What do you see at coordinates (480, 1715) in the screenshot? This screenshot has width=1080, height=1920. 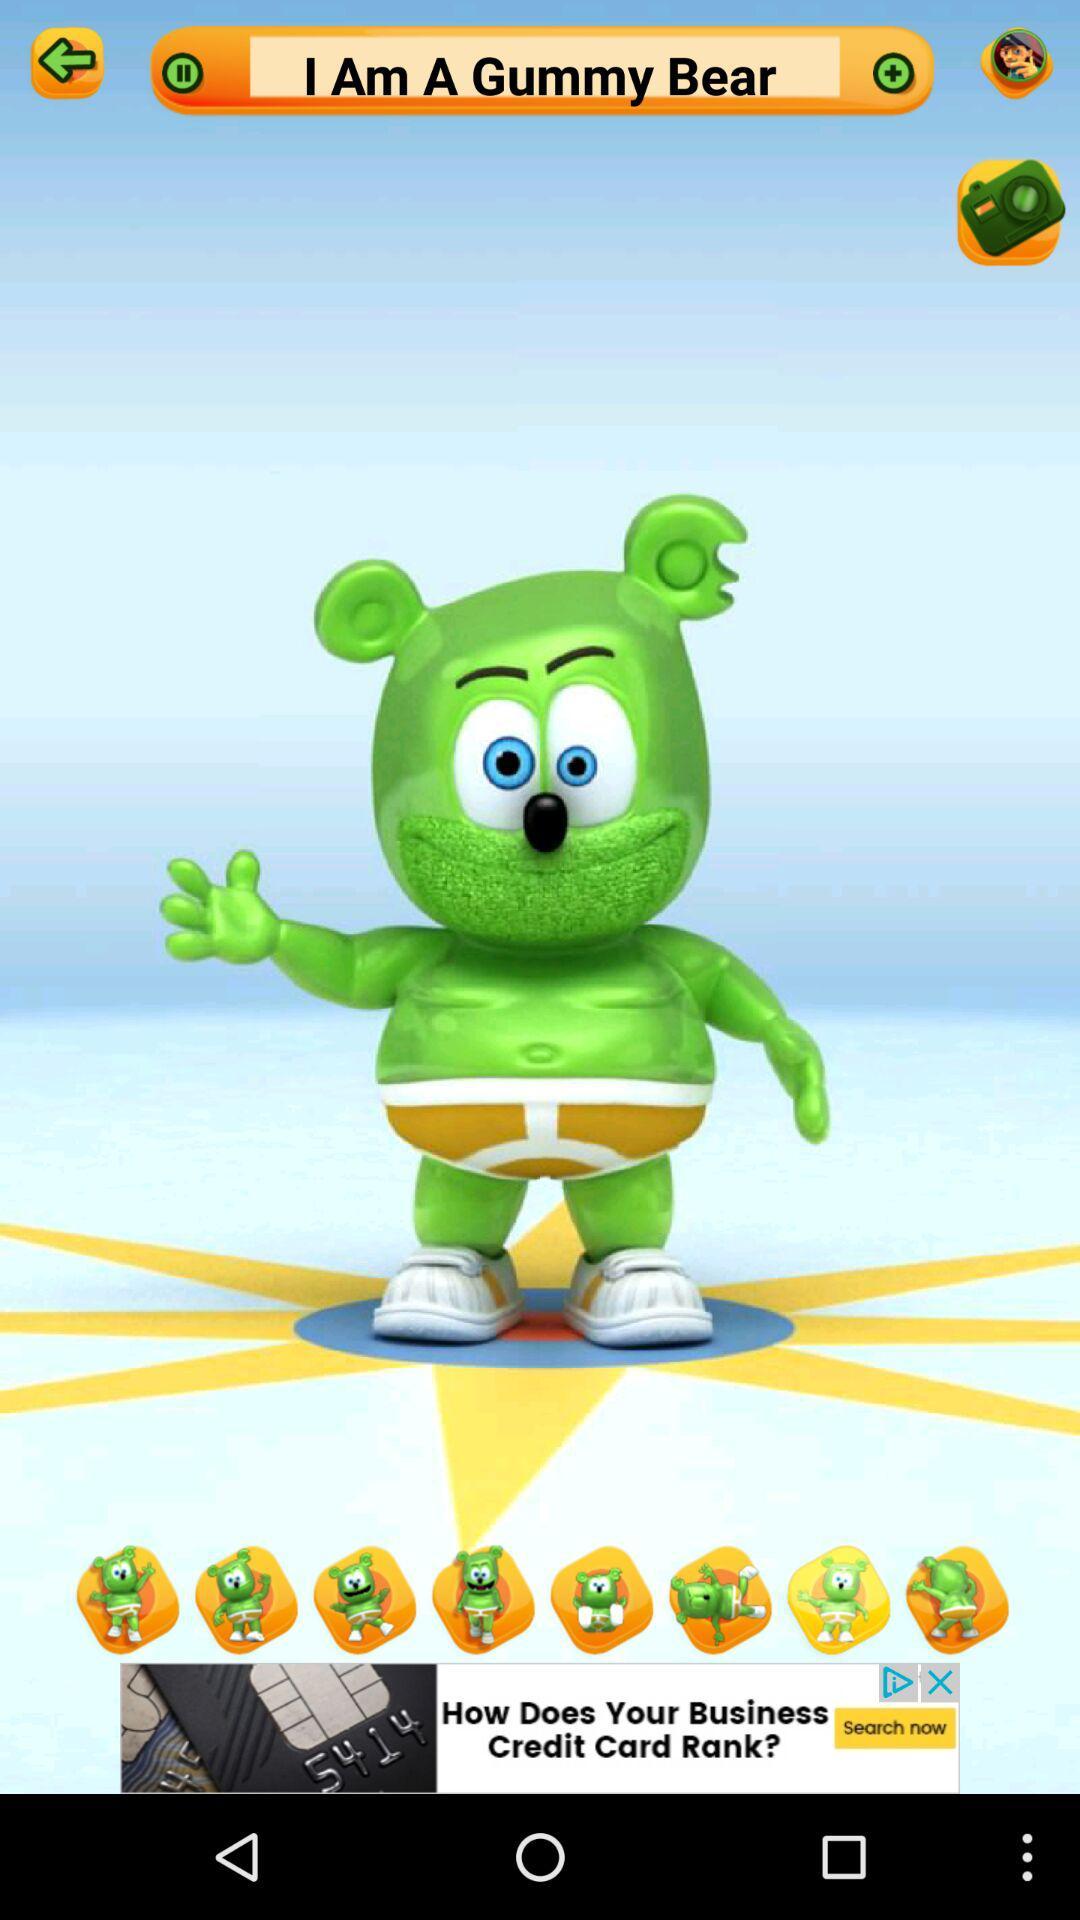 I see `the avatar icon` at bounding box center [480, 1715].